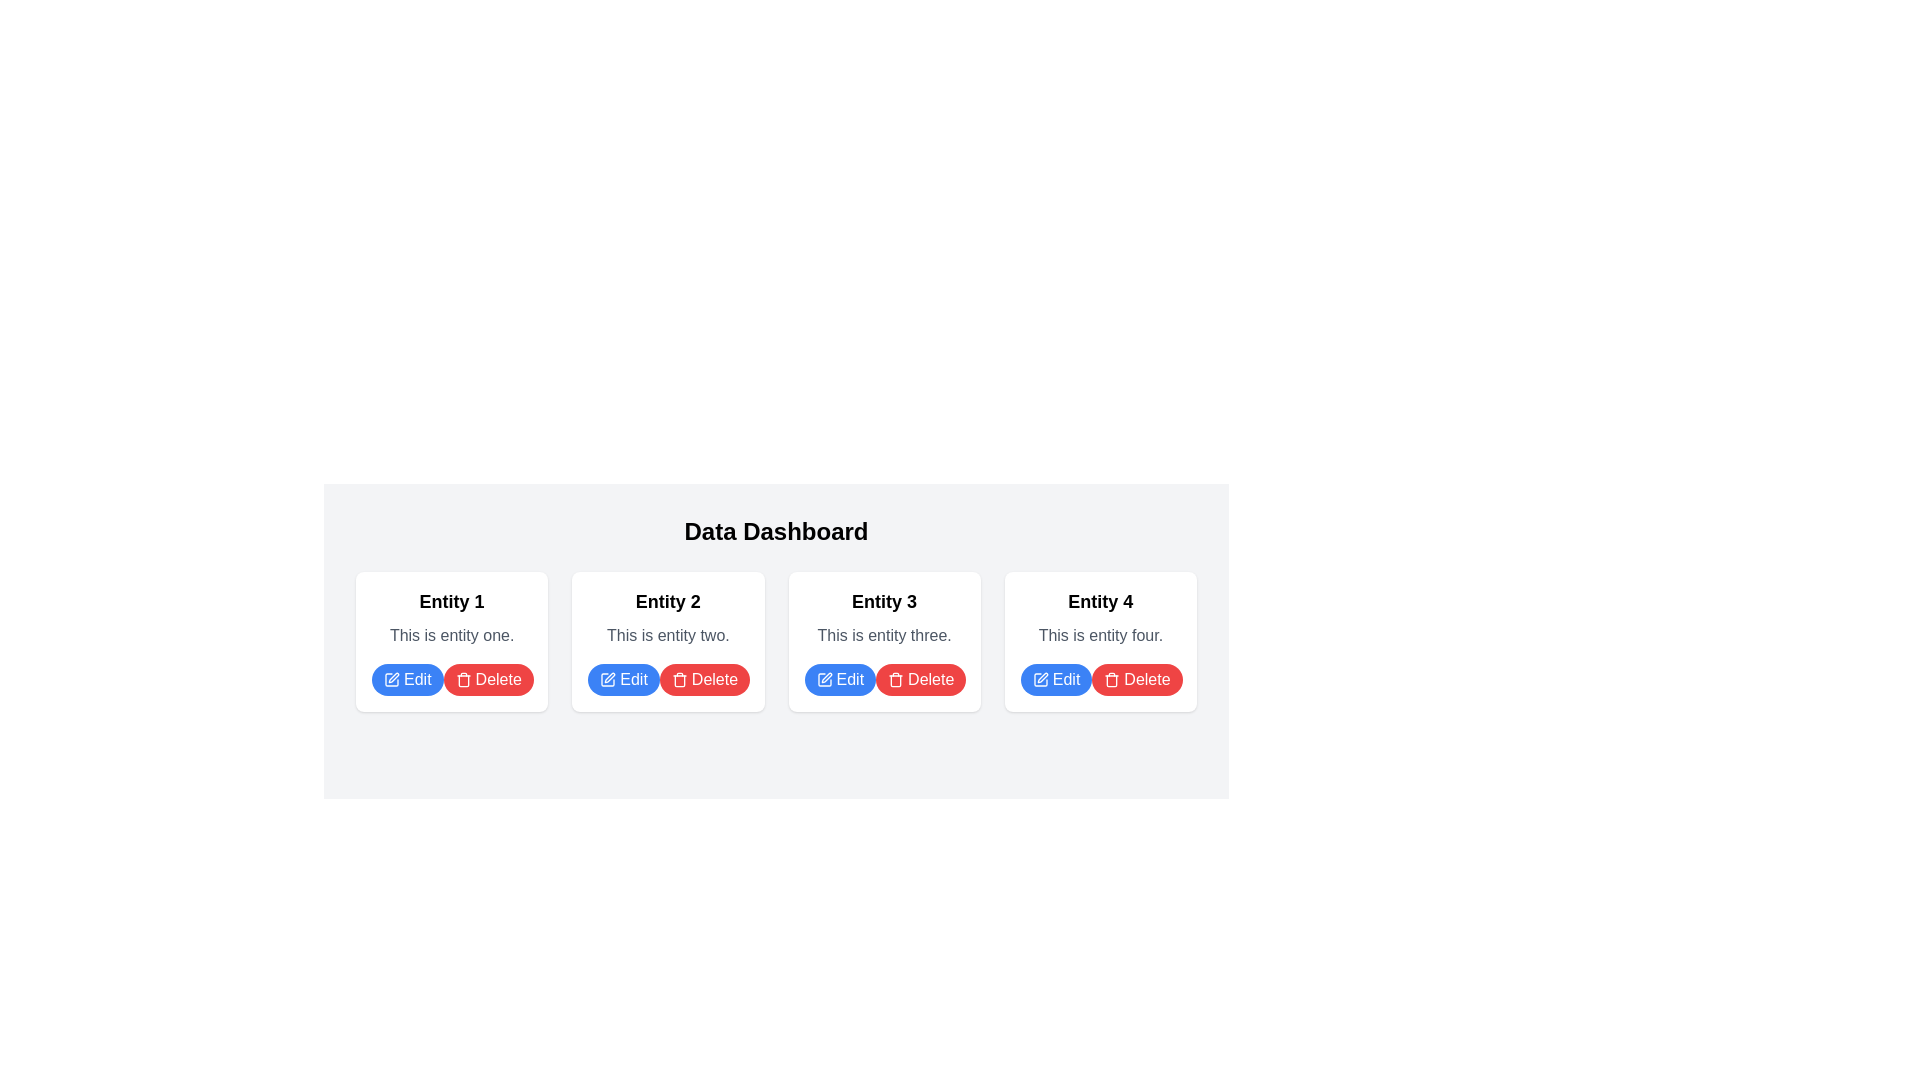 The width and height of the screenshot is (1920, 1080). What do you see at coordinates (668, 616) in the screenshot?
I see `the static text display component titled 'Entity 2', which includes a bold title and a descriptive phrase, located in the second card of a row of four cards` at bounding box center [668, 616].